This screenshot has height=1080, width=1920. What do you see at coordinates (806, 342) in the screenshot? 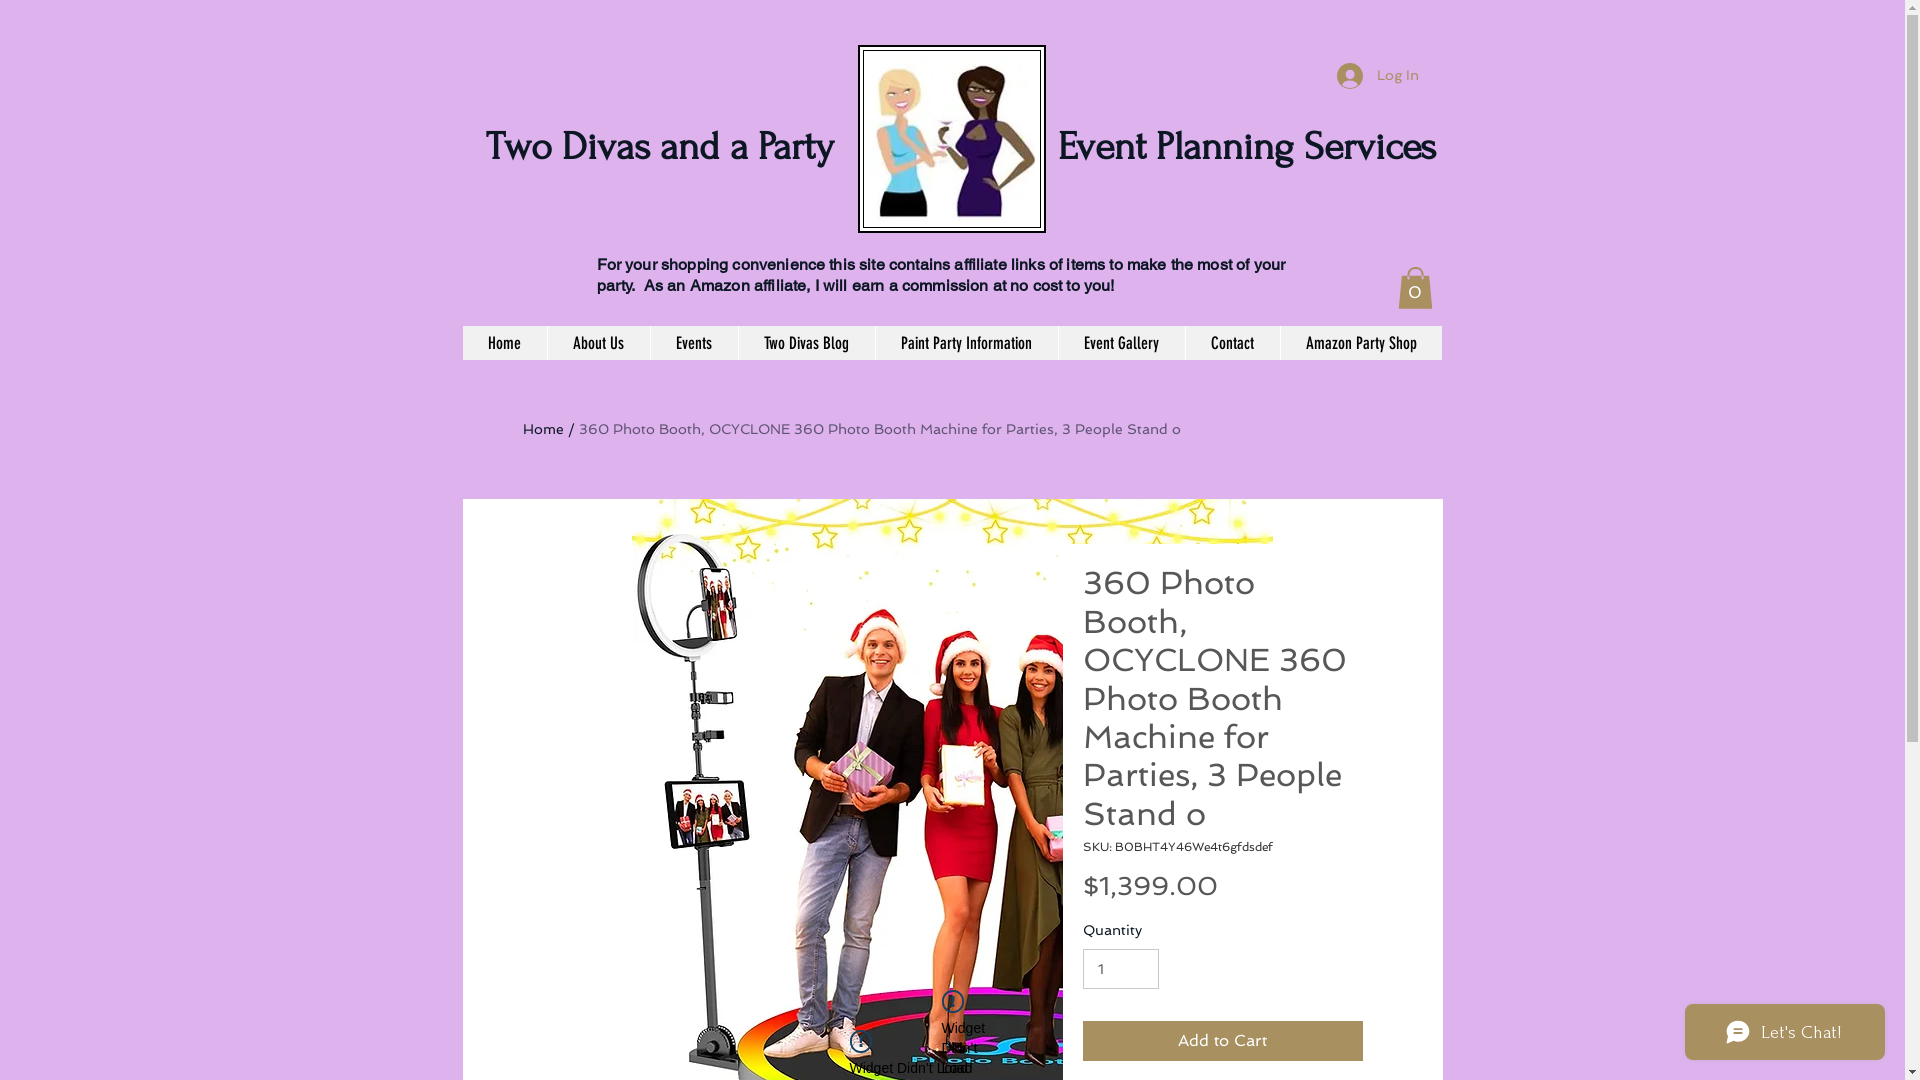
I see `'Two Divas Blog'` at bounding box center [806, 342].